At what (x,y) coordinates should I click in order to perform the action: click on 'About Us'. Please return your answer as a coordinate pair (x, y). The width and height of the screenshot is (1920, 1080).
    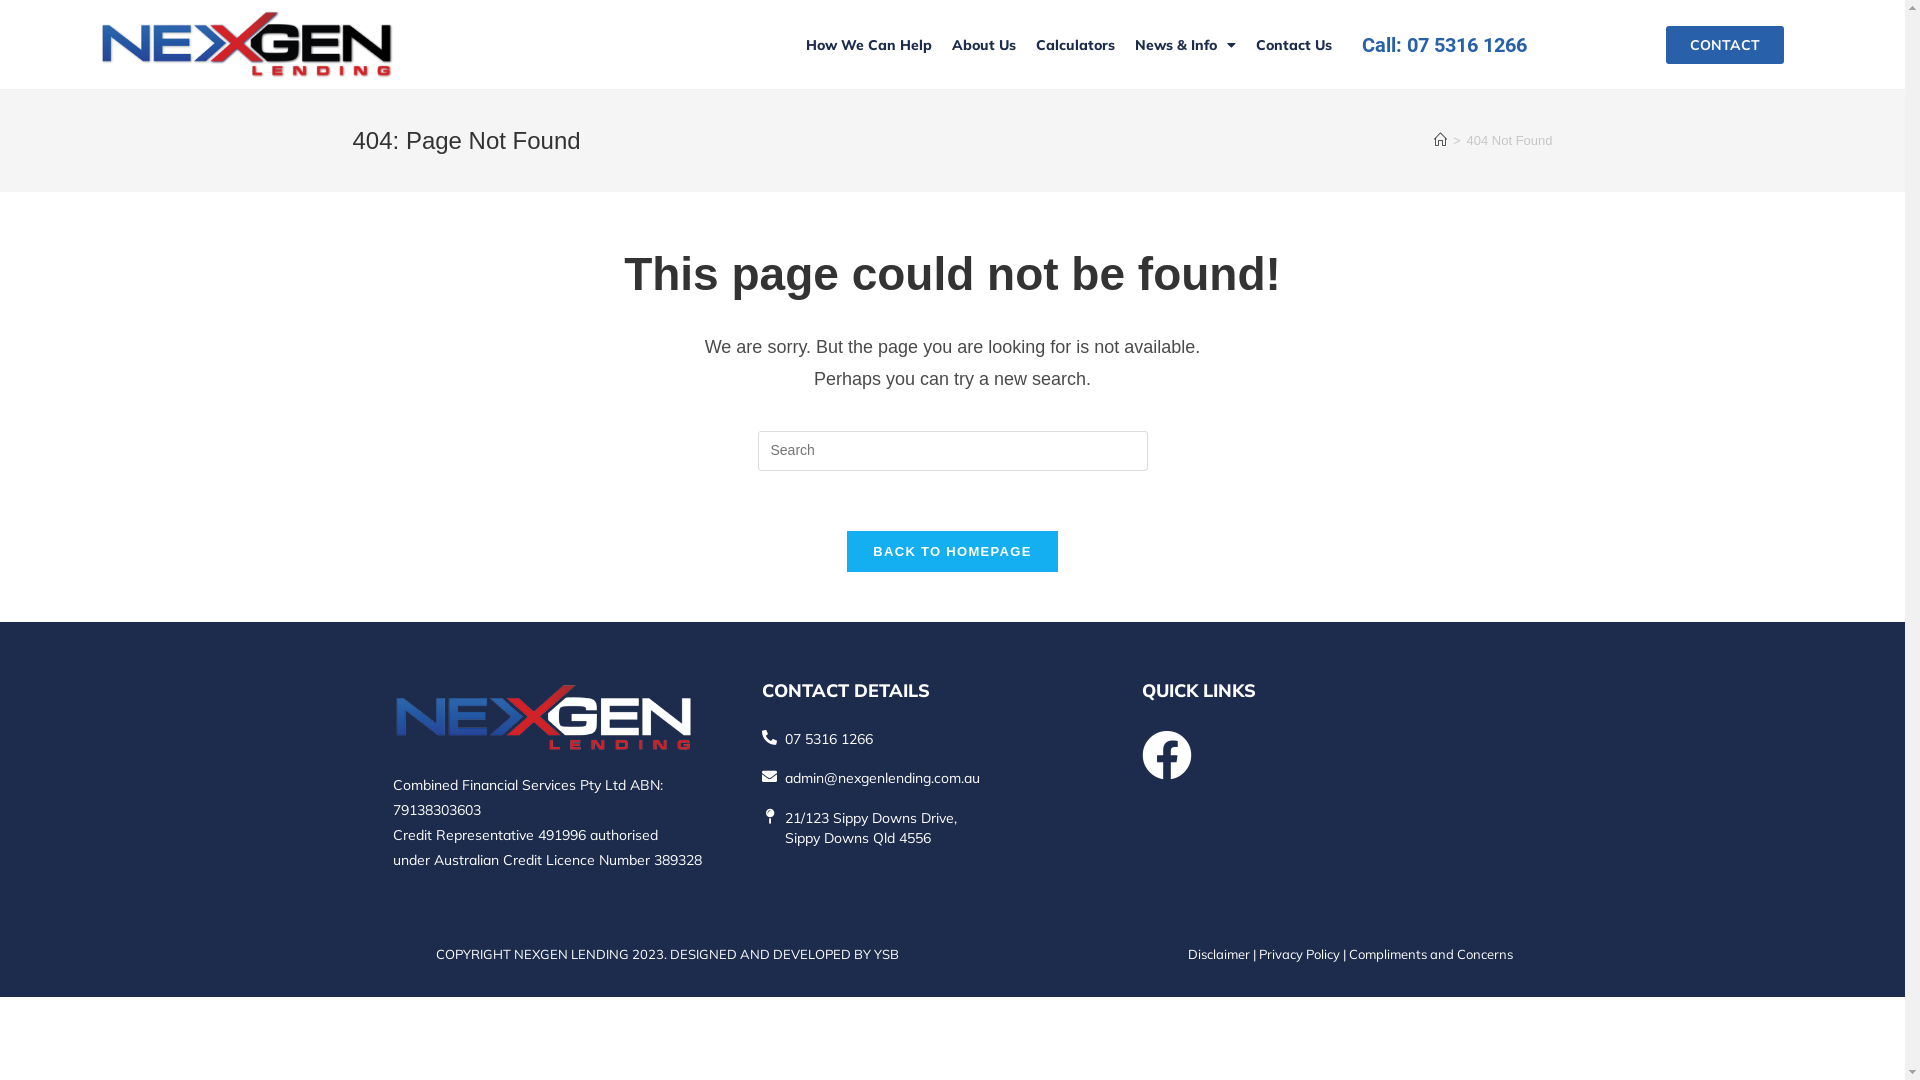
    Looking at the image, I should click on (940, 45).